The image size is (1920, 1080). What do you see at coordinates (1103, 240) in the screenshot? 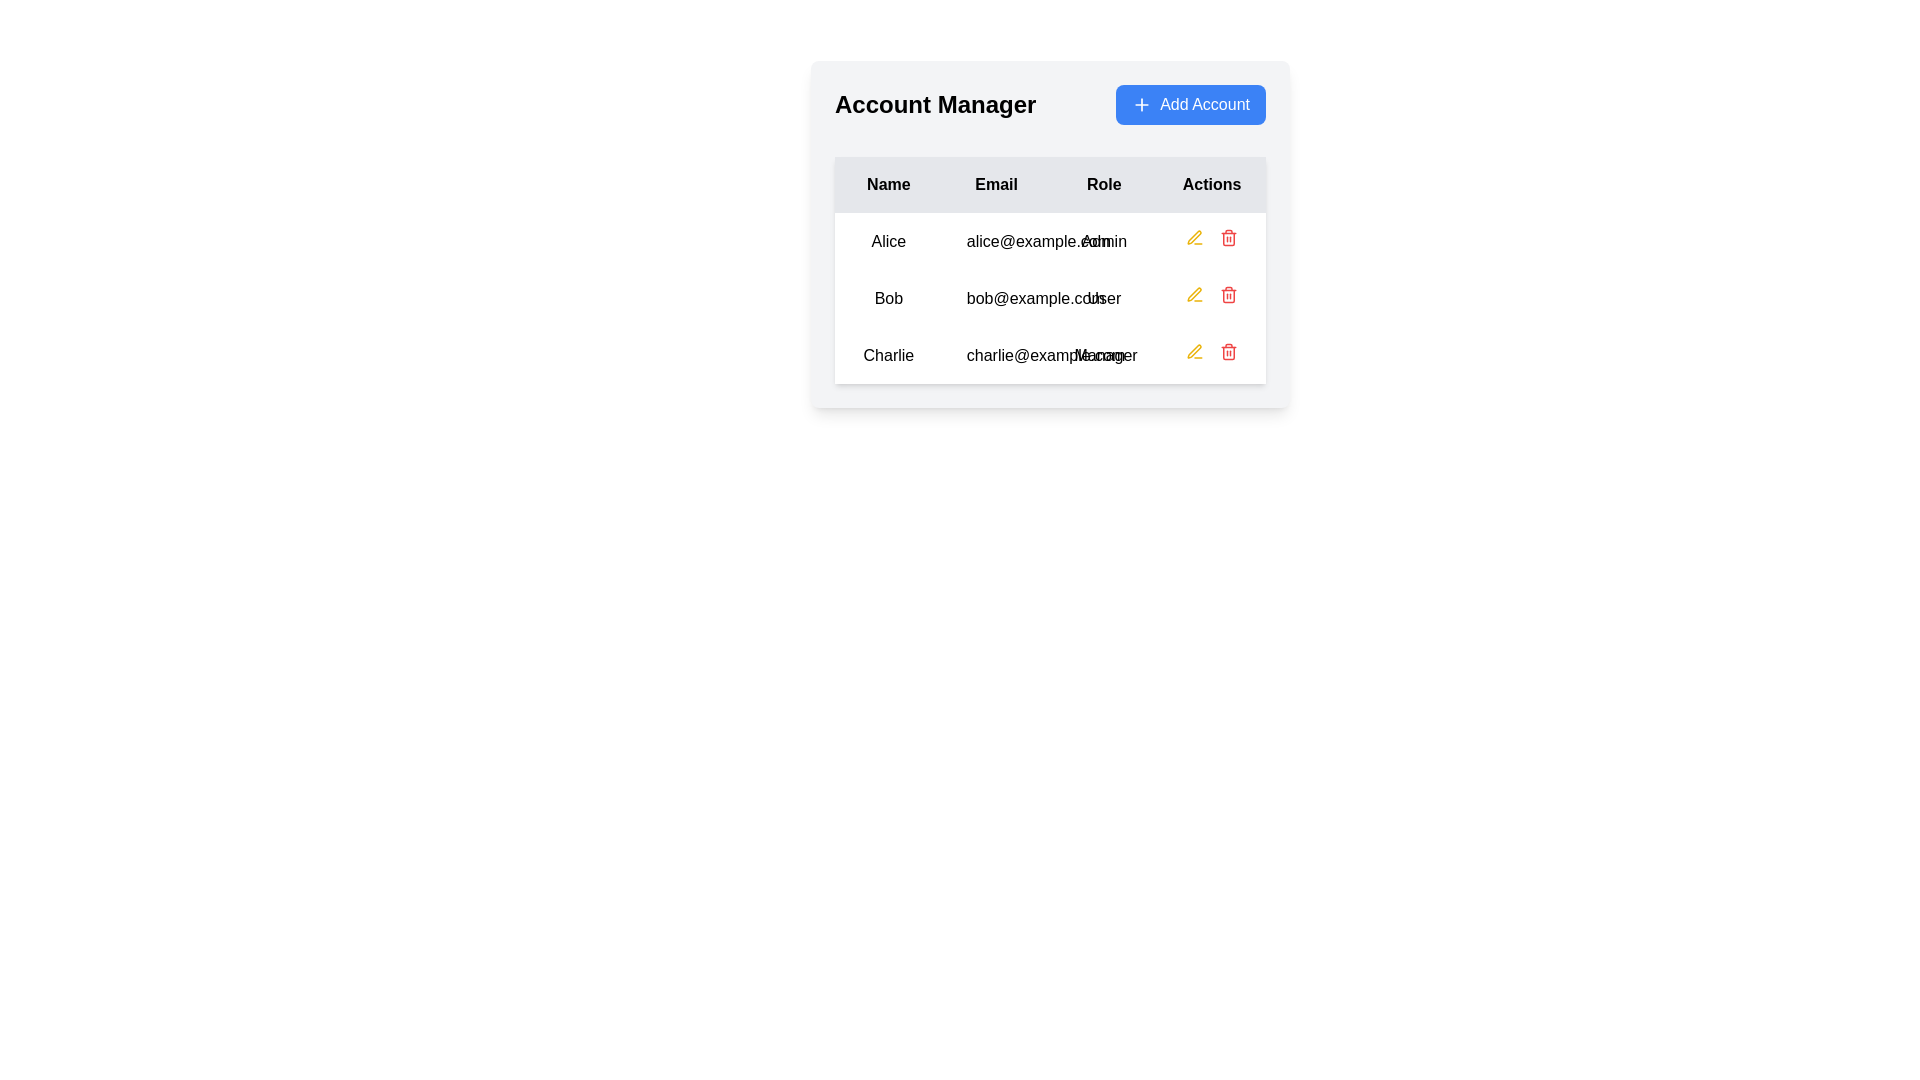
I see `the 'Admin' text label that indicates the user's role in the user details grid, located in the first row under the 'Role' header` at bounding box center [1103, 240].